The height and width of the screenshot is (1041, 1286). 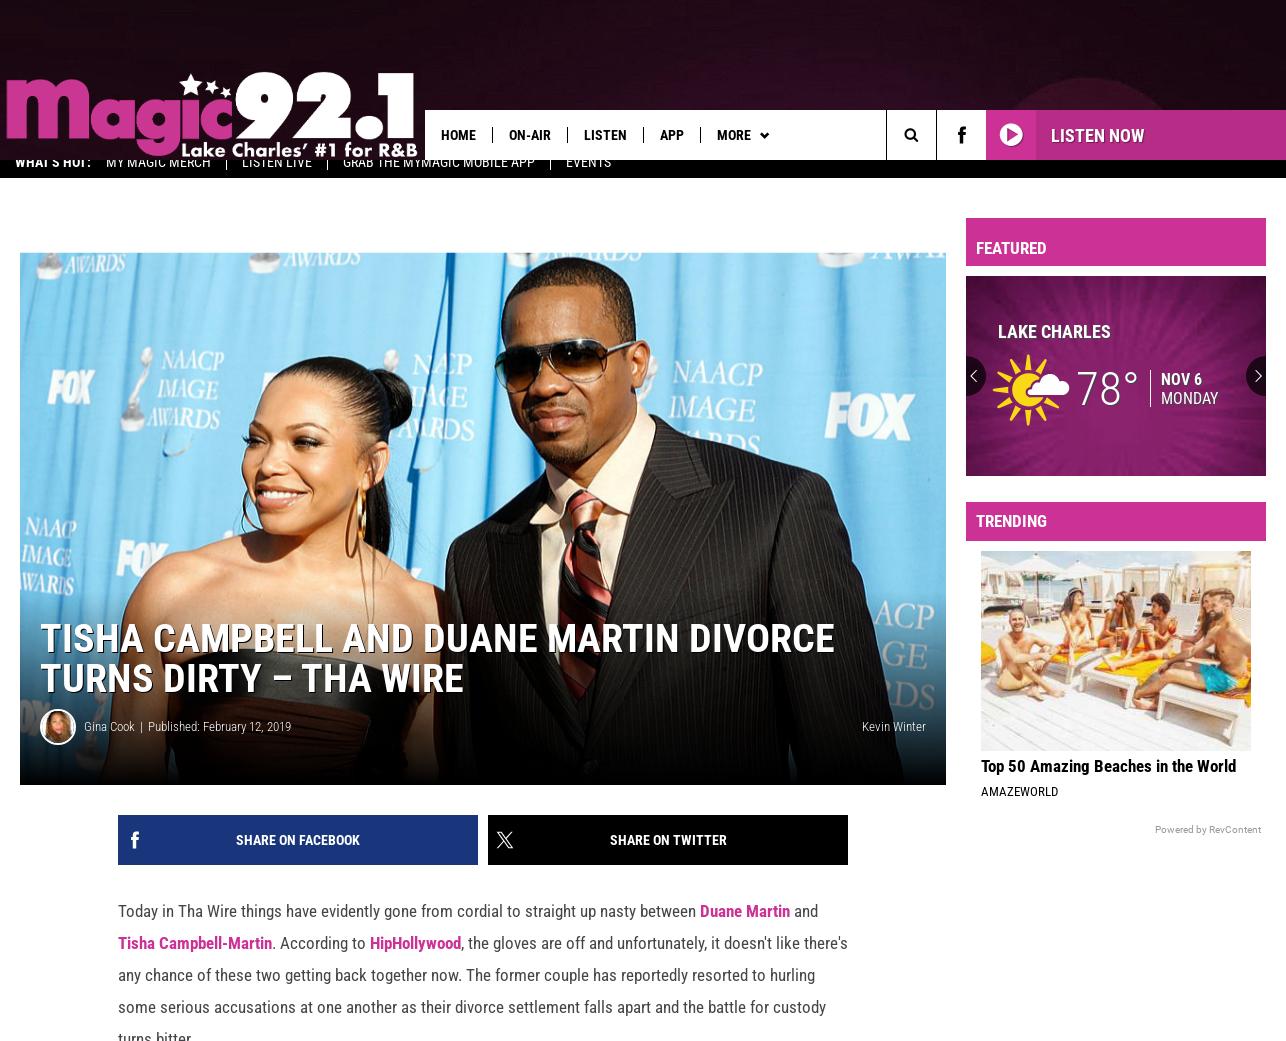 I want to click on 'Home', so click(x=457, y=135).